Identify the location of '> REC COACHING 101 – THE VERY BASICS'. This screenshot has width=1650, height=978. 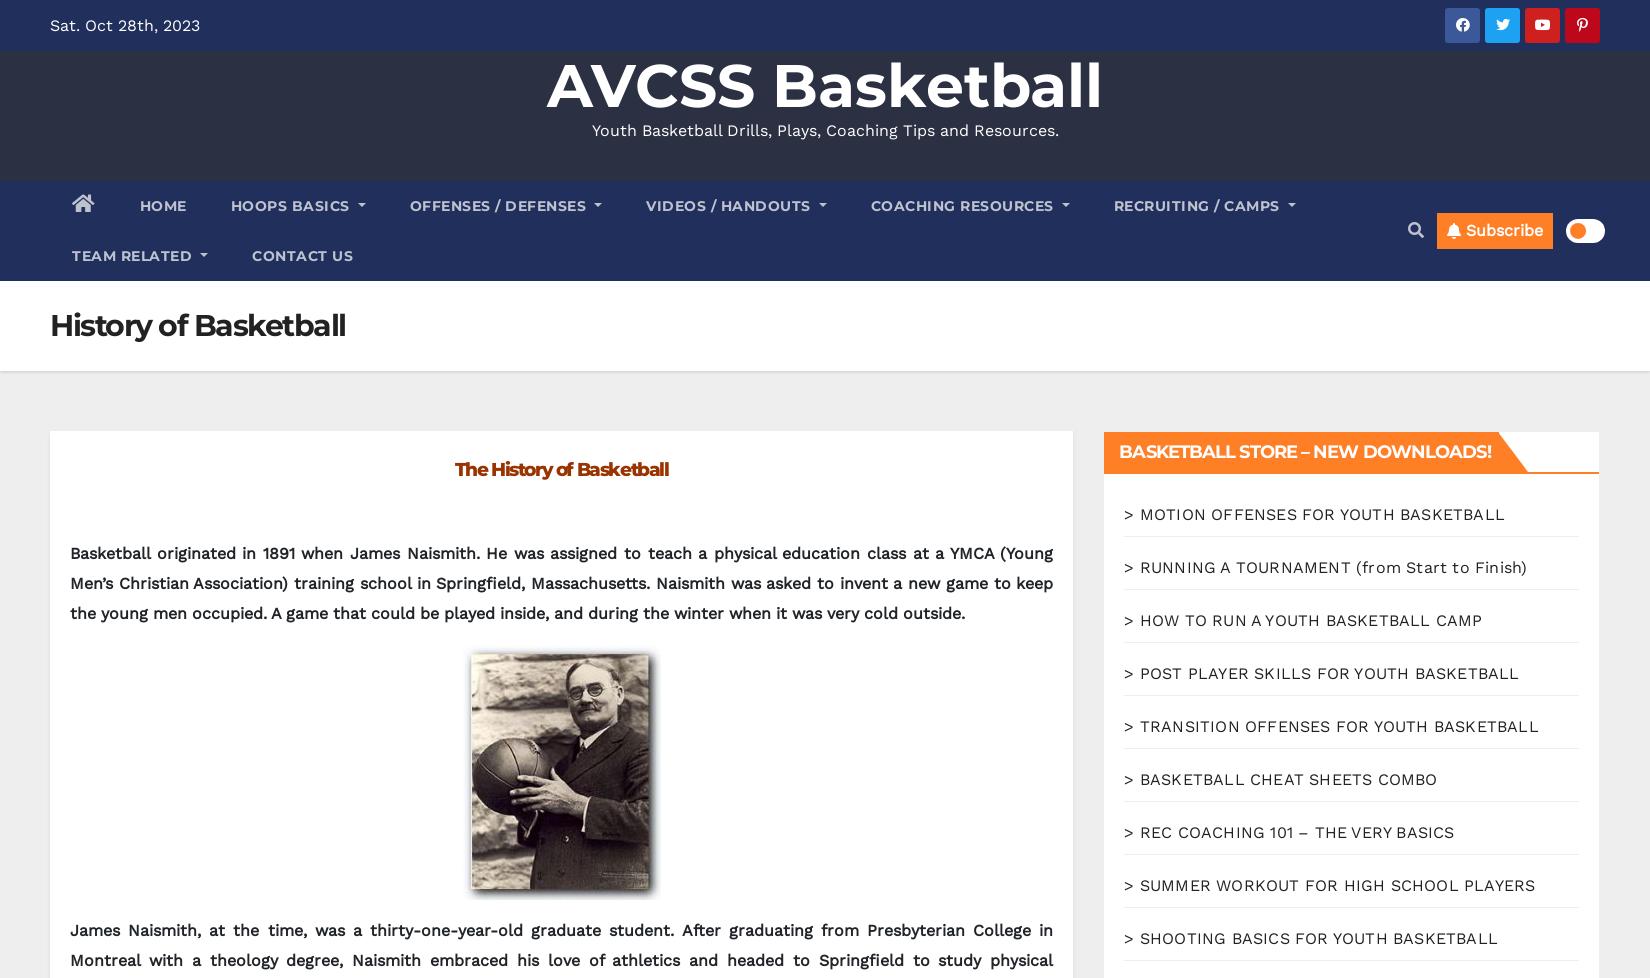
(1287, 831).